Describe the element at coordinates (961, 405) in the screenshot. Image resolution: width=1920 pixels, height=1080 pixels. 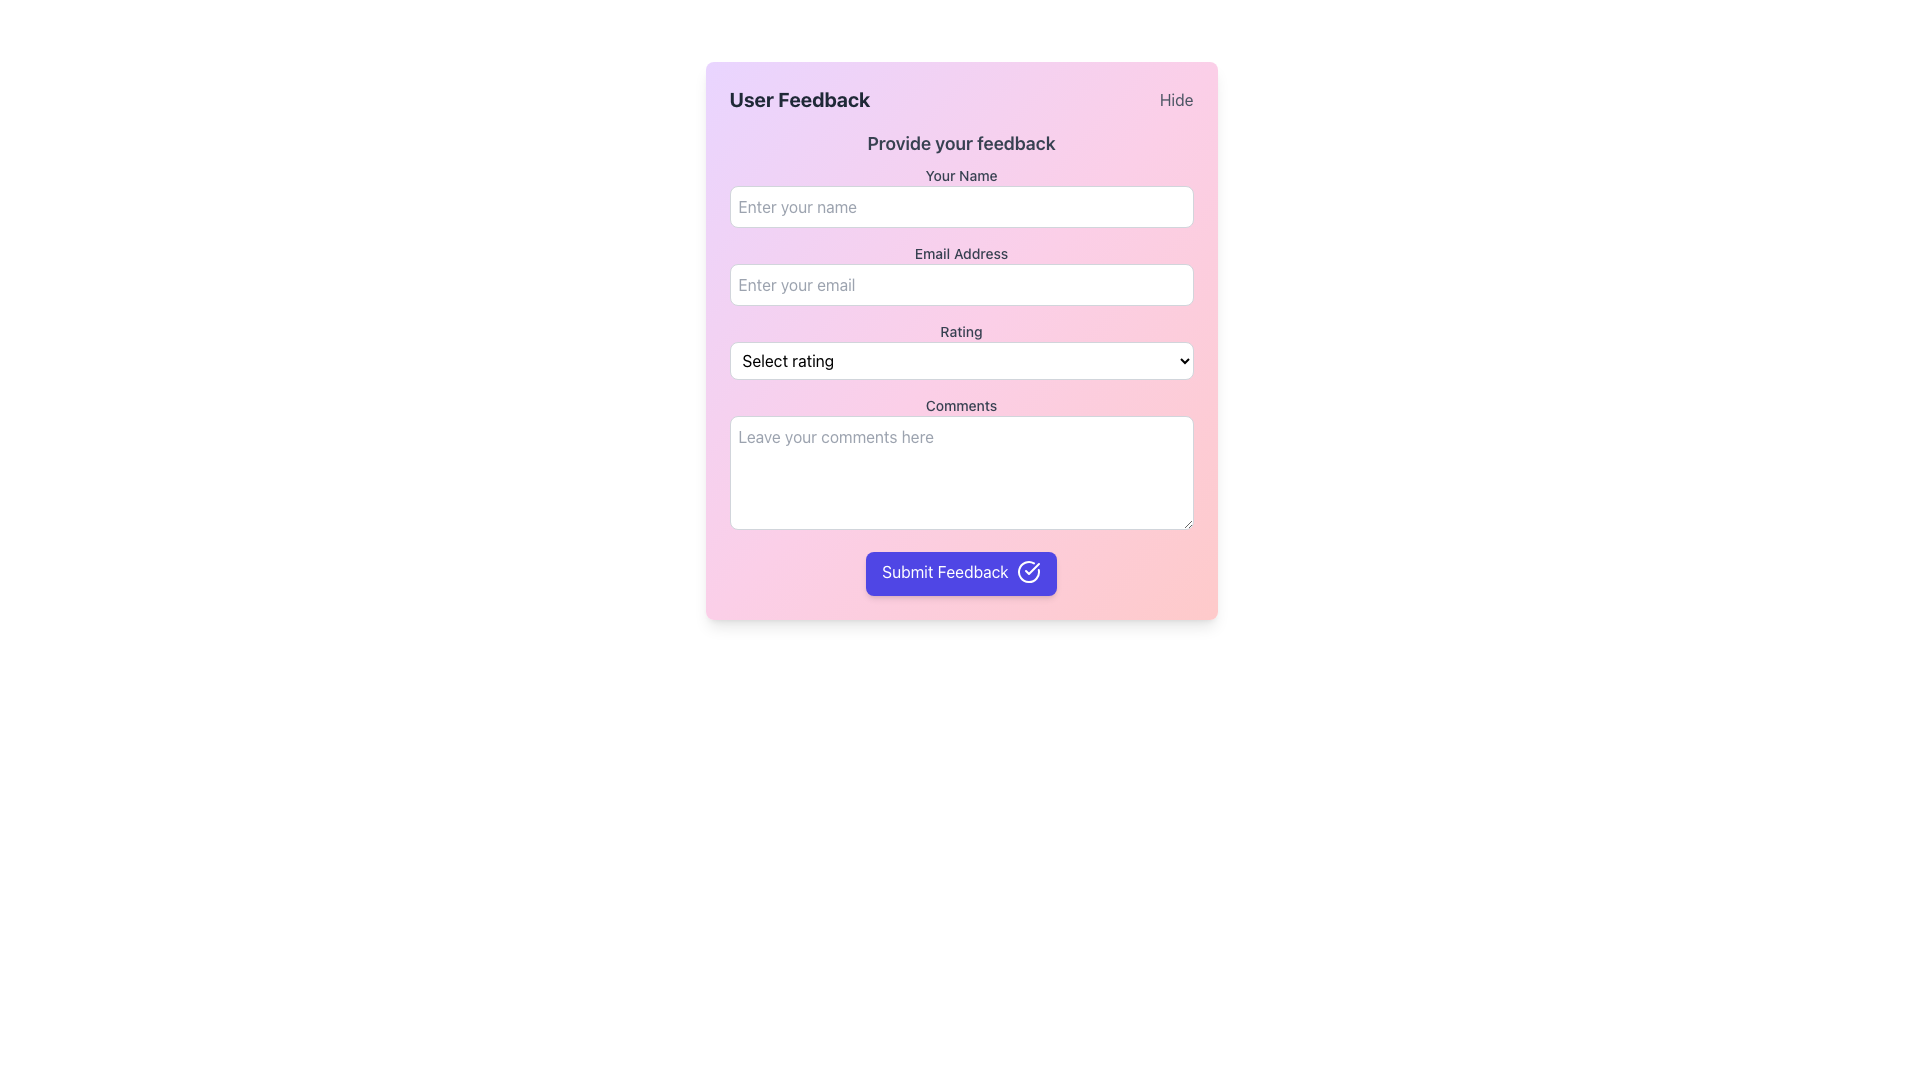
I see `the label located within the 'User Feedback' form, positioned above the comment text area labeled 'Leave your comments here'` at that location.